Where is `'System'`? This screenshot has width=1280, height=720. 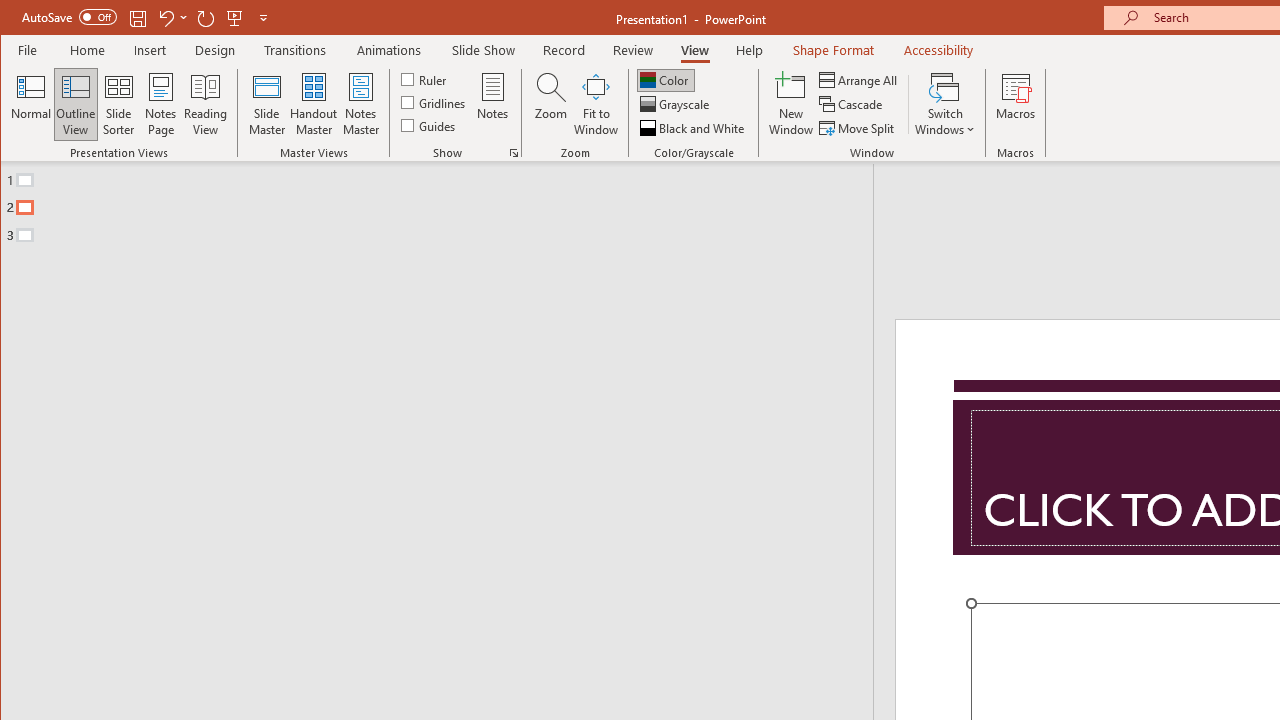
'System' is located at coordinates (18, 19).